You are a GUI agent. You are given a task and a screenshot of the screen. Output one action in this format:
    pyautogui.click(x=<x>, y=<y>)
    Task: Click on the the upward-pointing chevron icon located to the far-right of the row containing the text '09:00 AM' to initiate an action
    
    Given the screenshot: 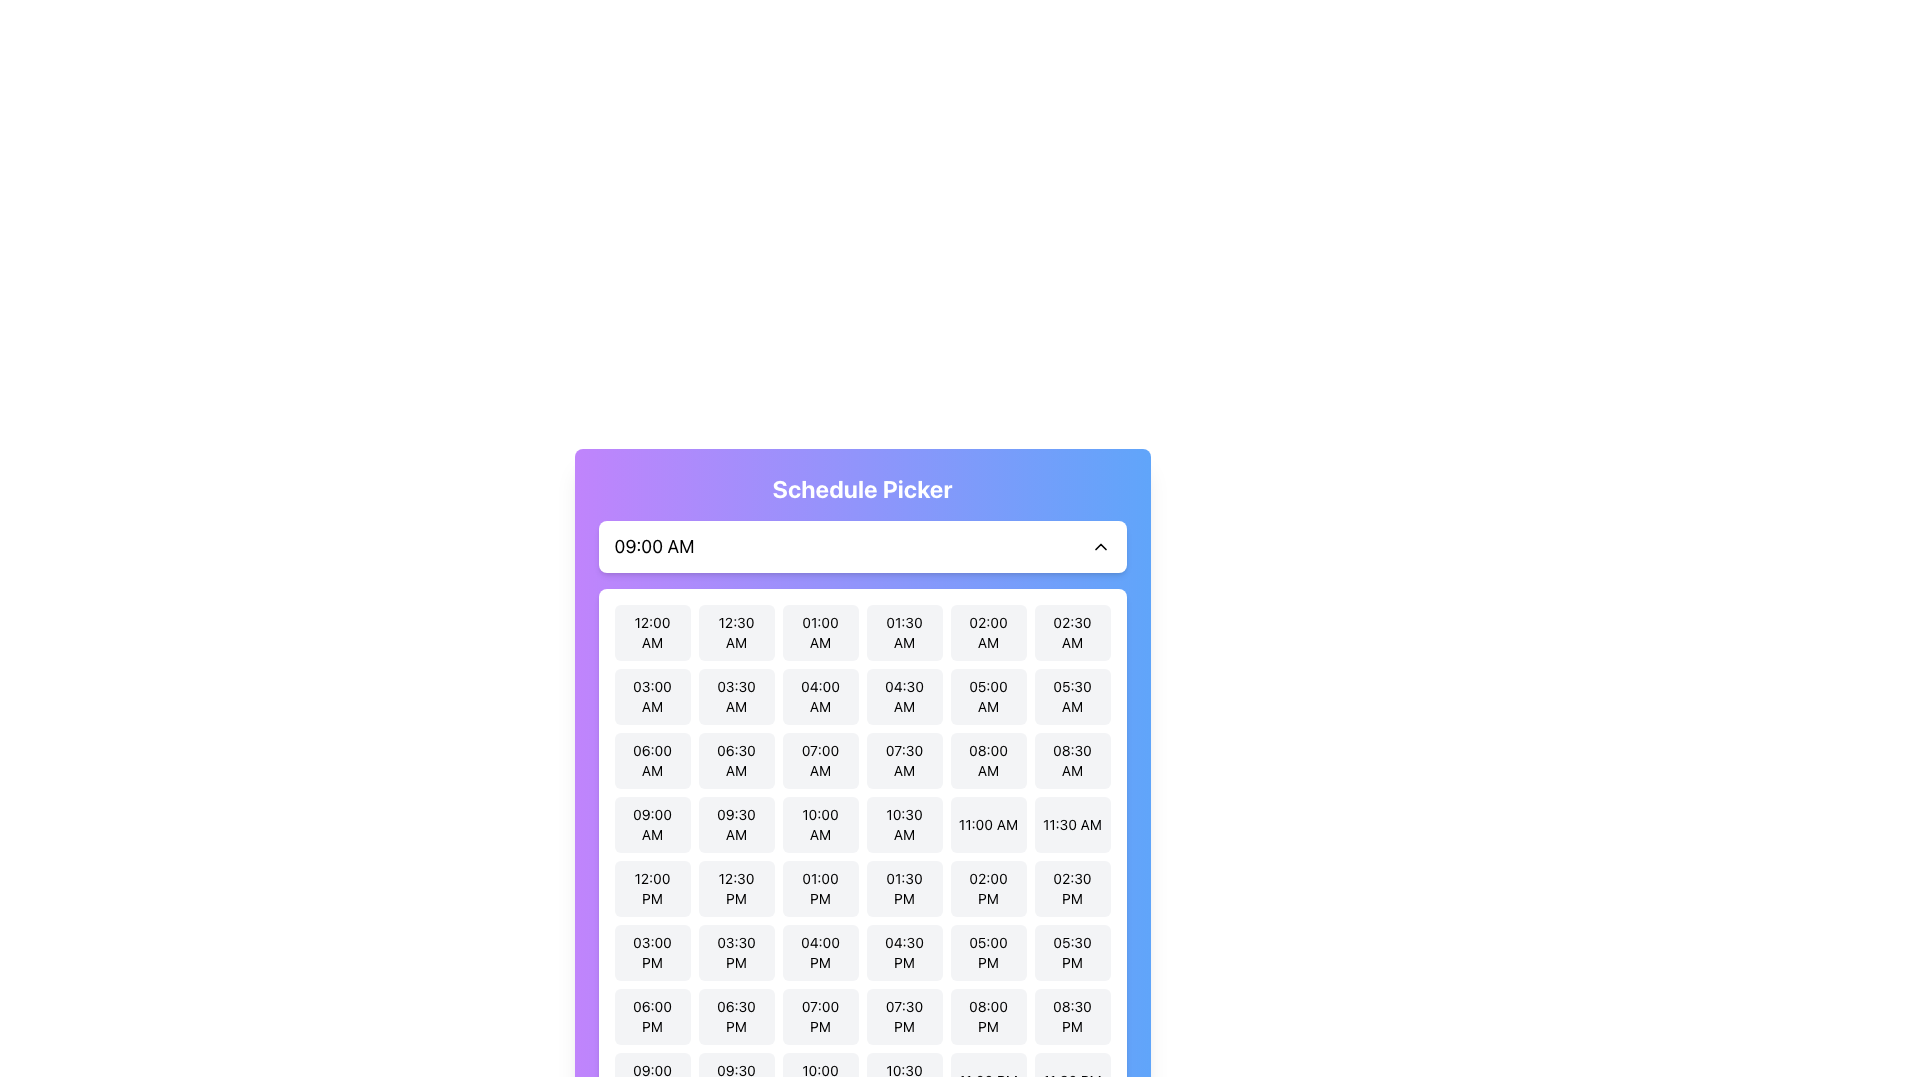 What is the action you would take?
    pyautogui.click(x=1099, y=547)
    